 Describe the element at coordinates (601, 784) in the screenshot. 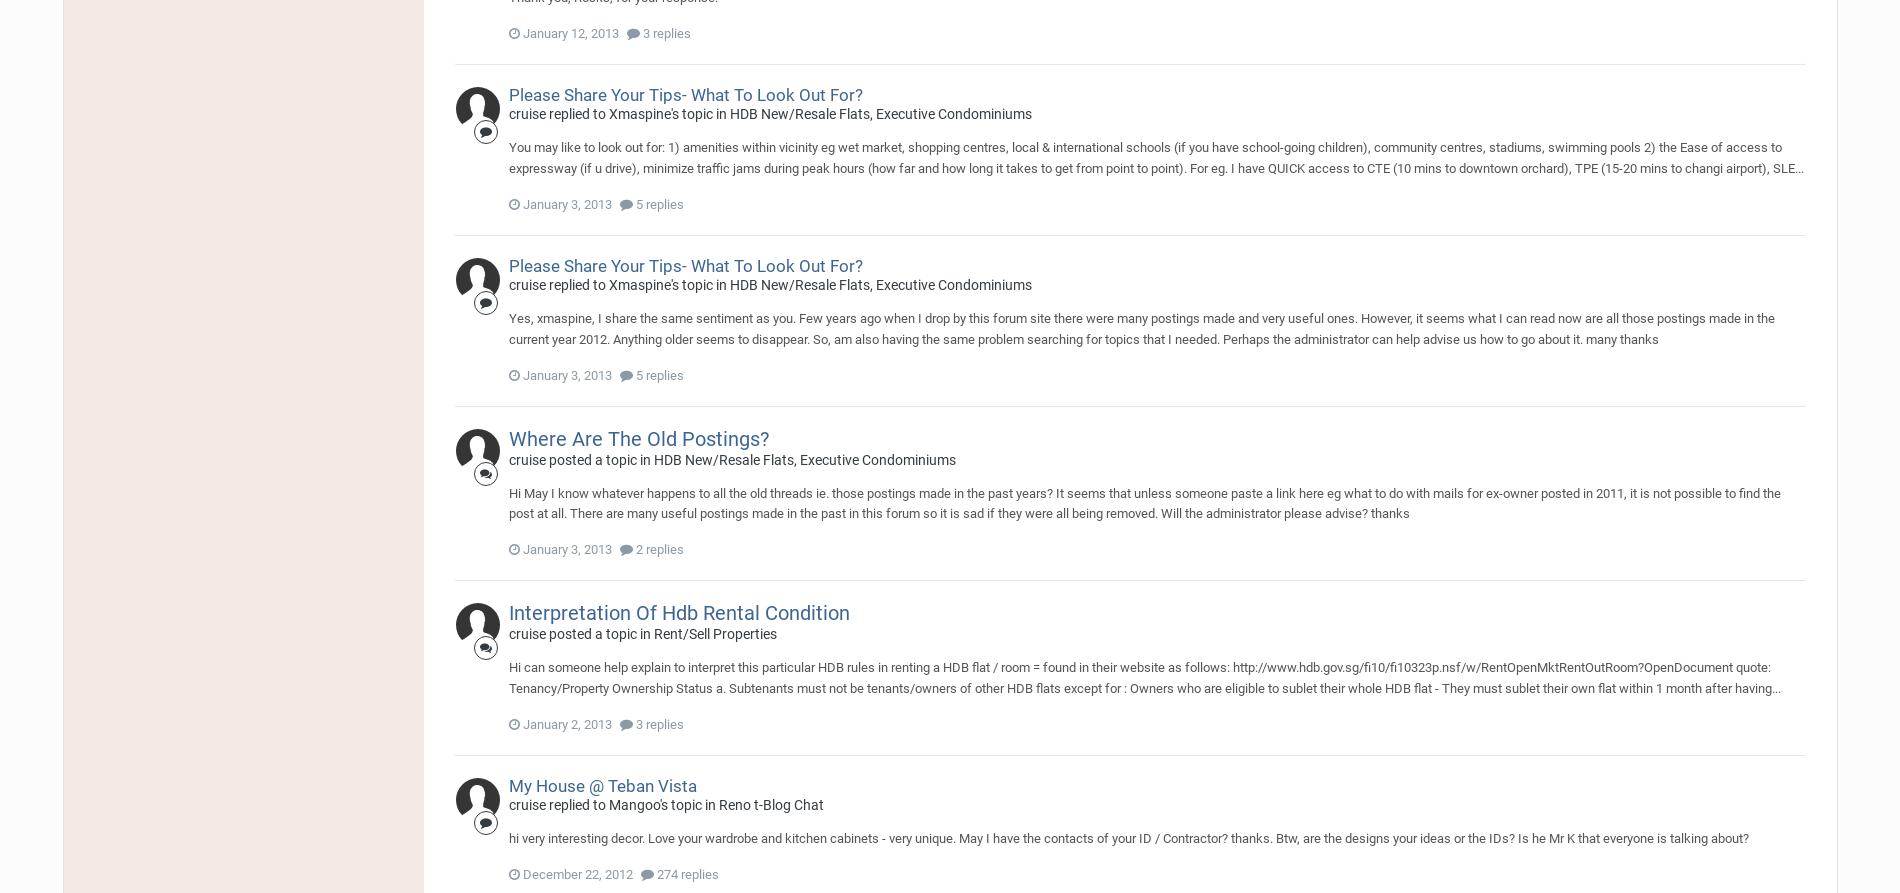

I see `'My House @ Teban Vista'` at that location.